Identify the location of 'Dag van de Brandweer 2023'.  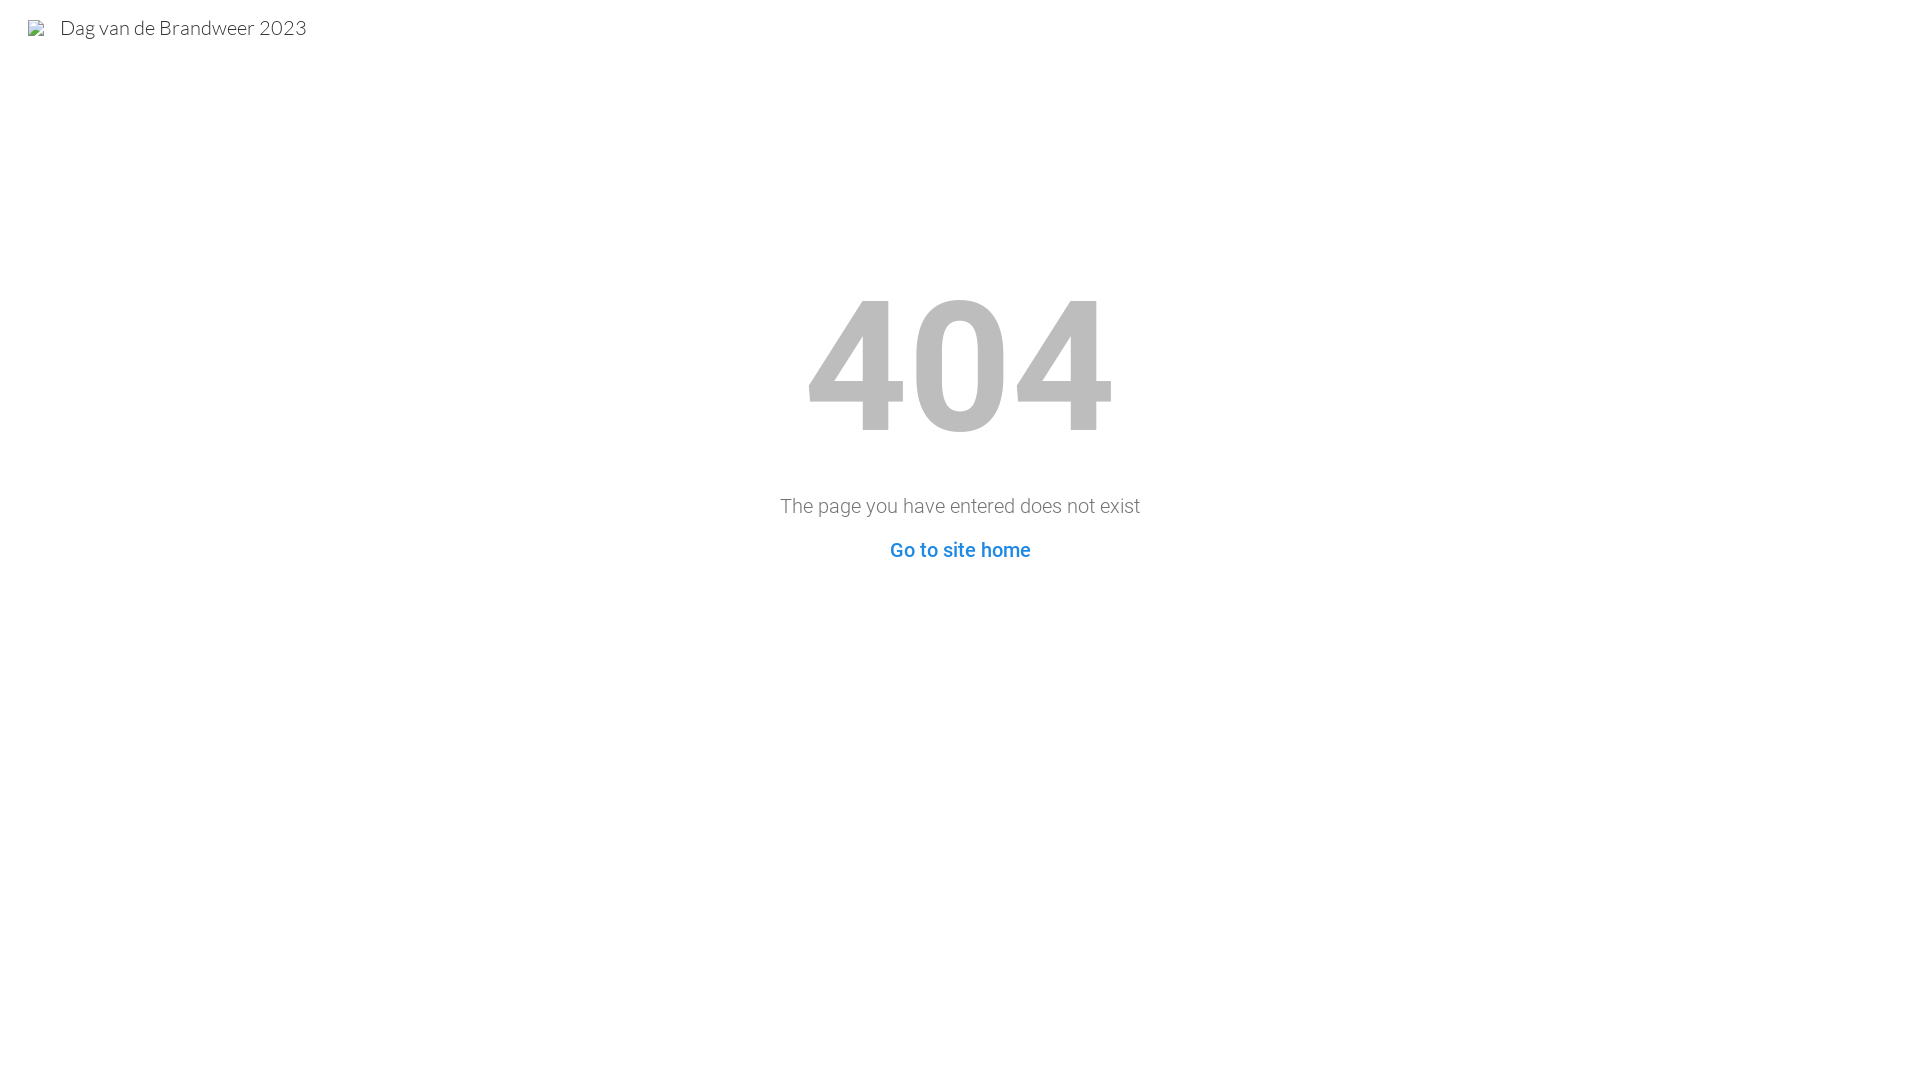
(167, 25).